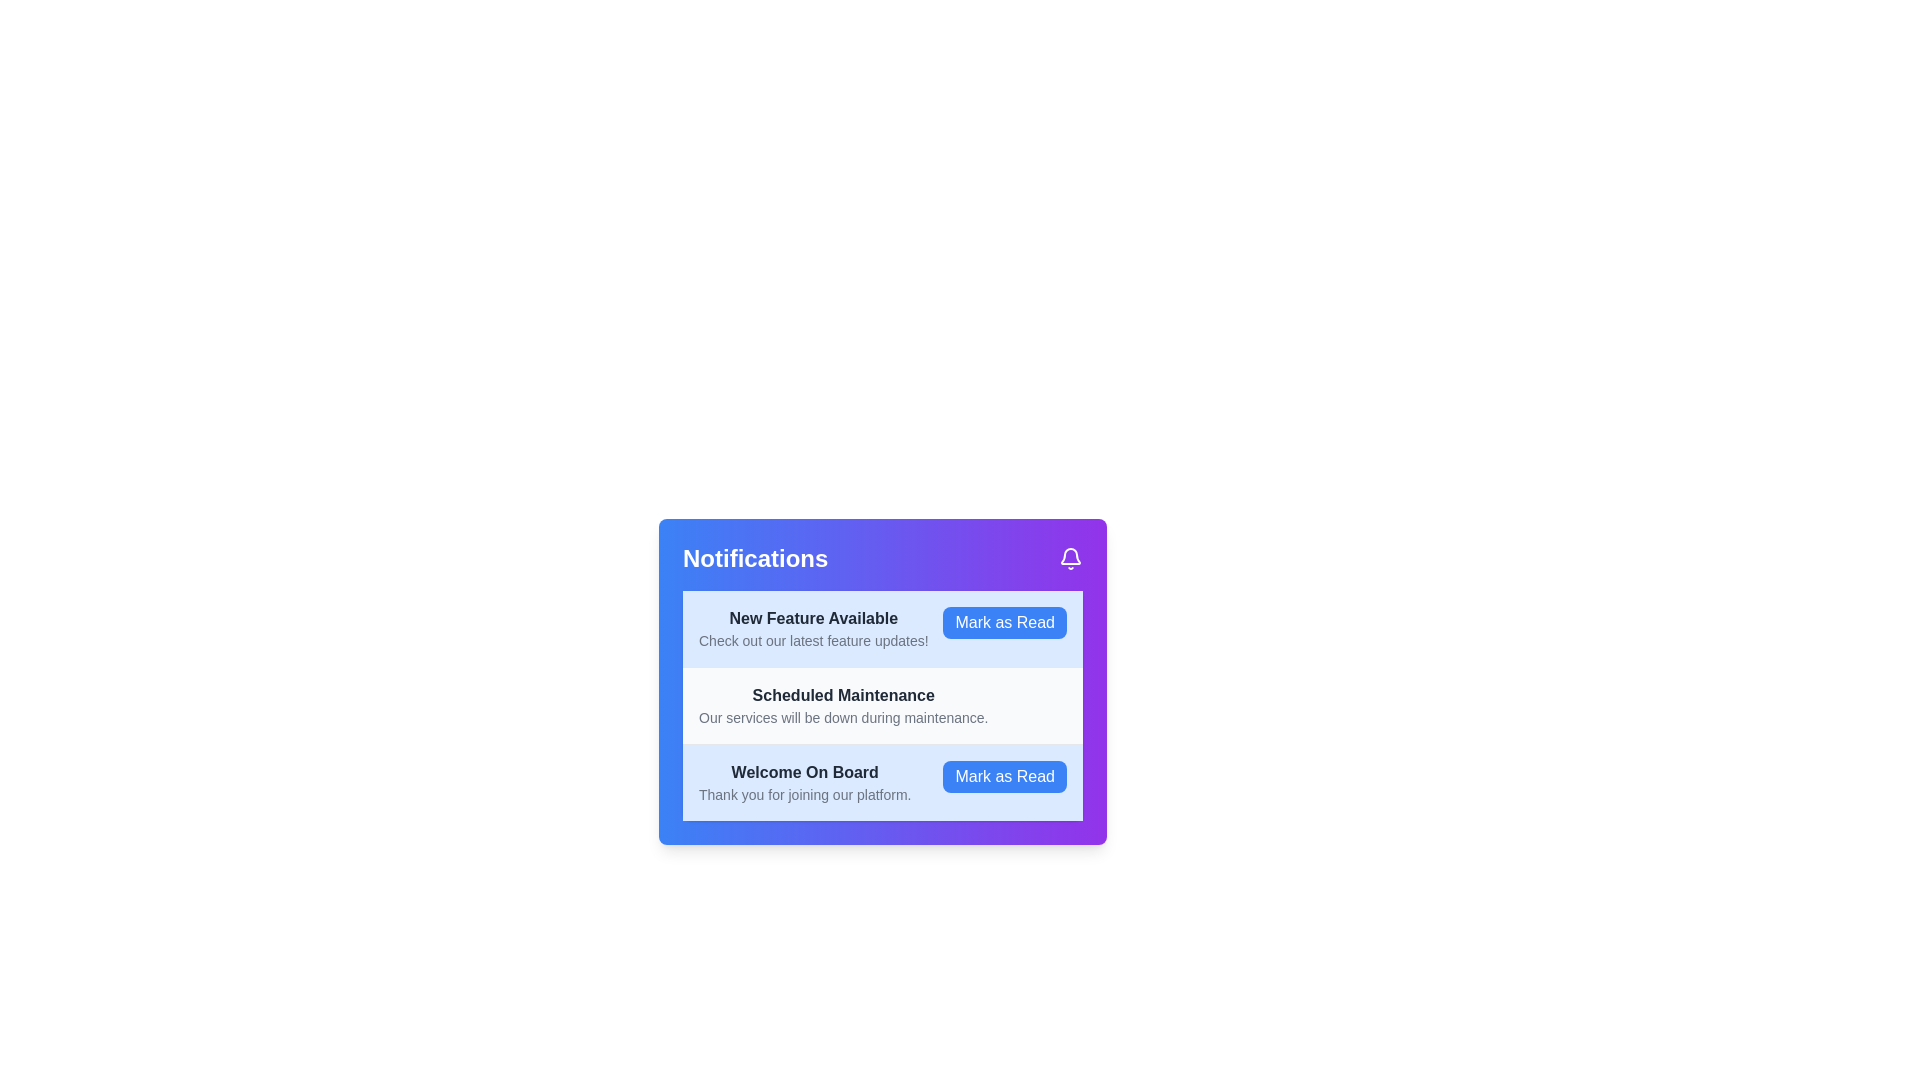 The image size is (1920, 1080). Describe the element at coordinates (805, 771) in the screenshot. I see `the text element saying 'Welcome On Board' which is styled with a bold font weight and dark gray color, located in the notification card` at that location.